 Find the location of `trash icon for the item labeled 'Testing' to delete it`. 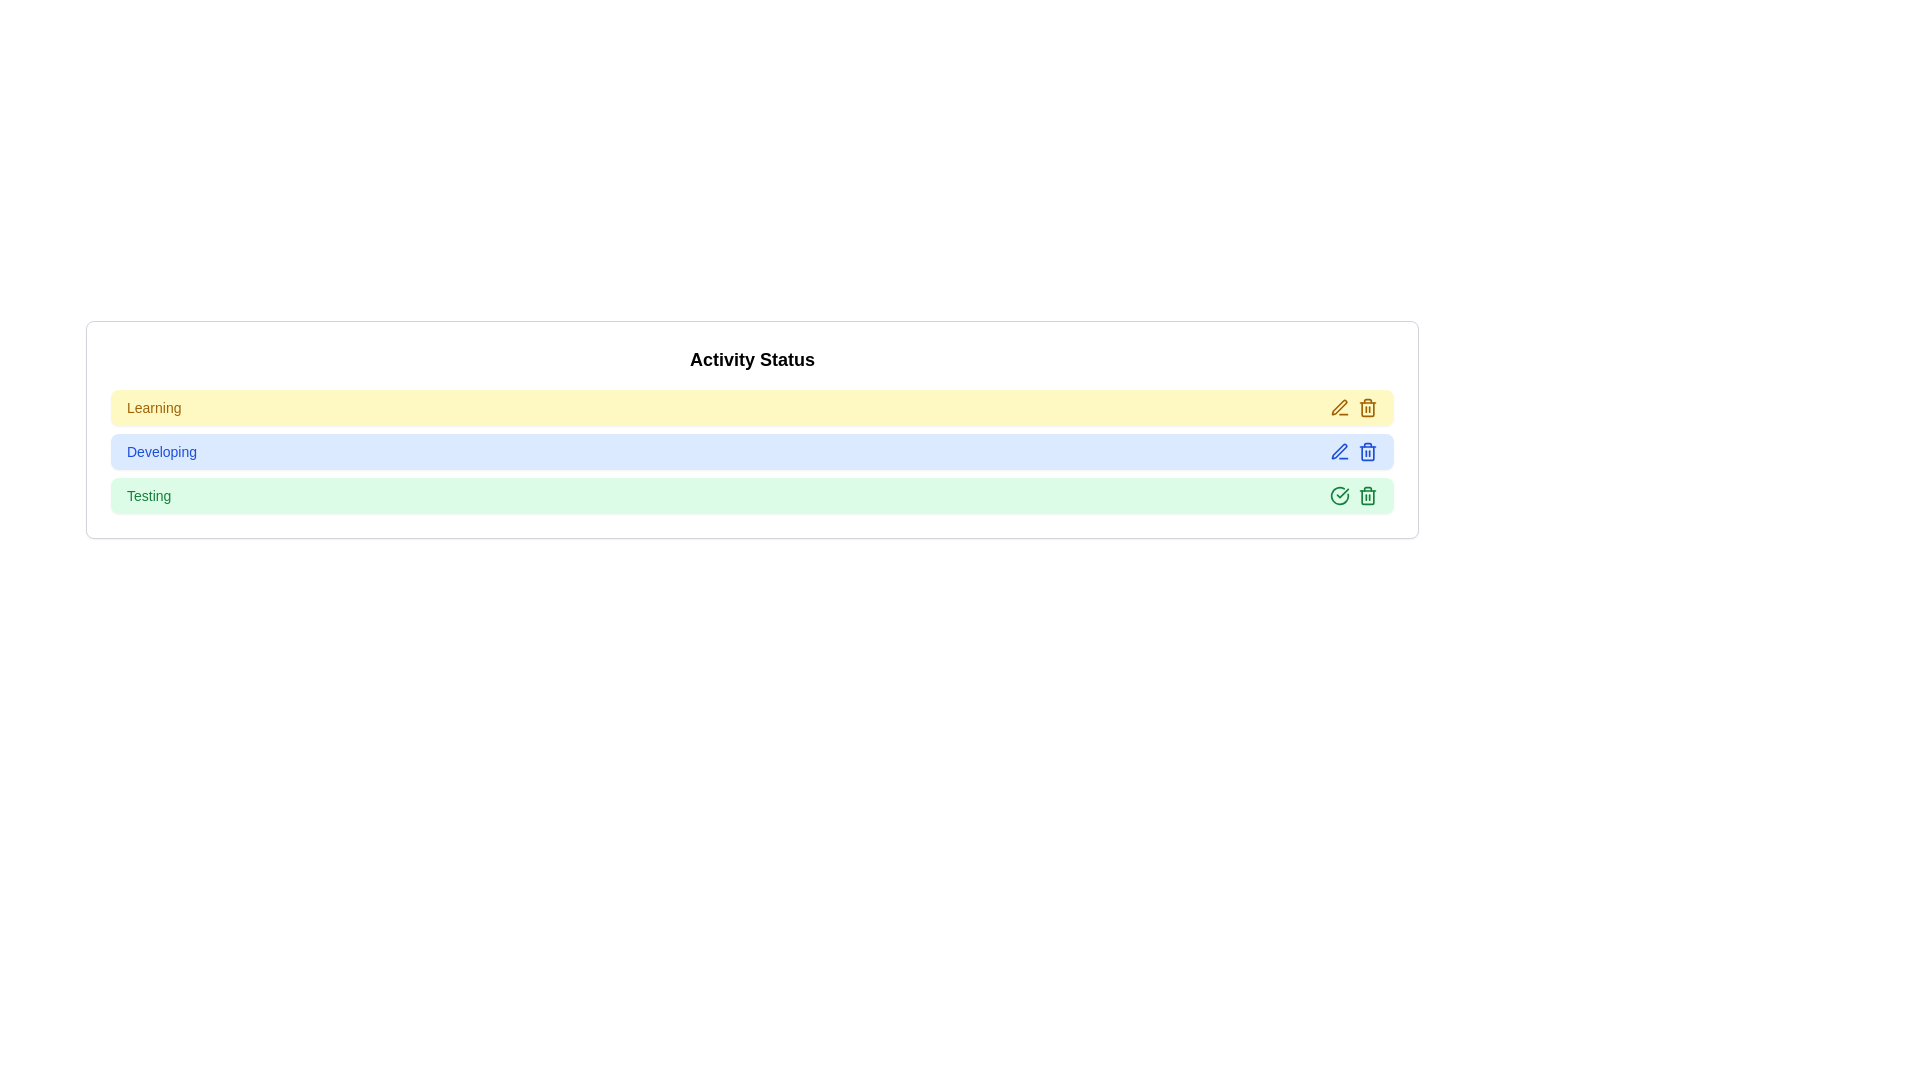

trash icon for the item labeled 'Testing' to delete it is located at coordinates (1367, 495).